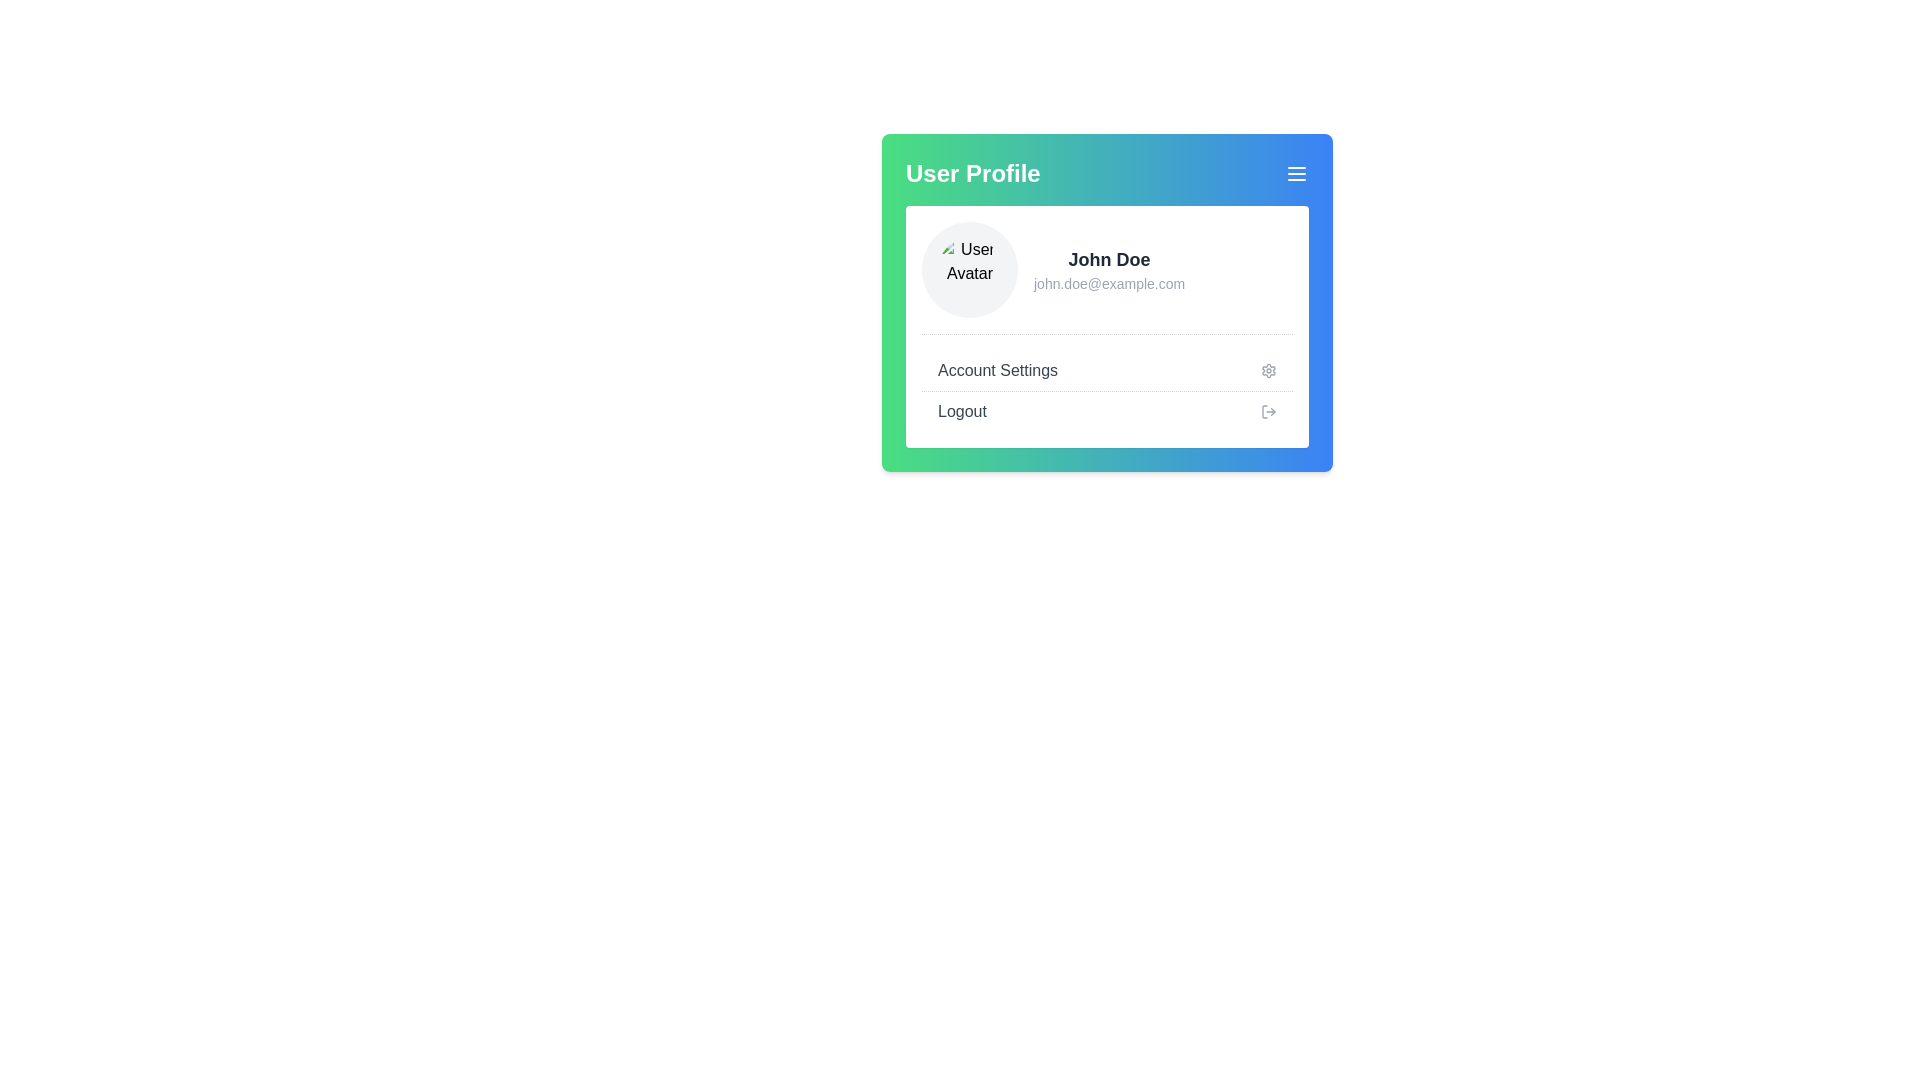 Image resolution: width=1920 pixels, height=1080 pixels. Describe the element at coordinates (1267, 370) in the screenshot. I see `the settings icon located to the far right of the 'Account Settings' row in the user profile dropdown` at that location.